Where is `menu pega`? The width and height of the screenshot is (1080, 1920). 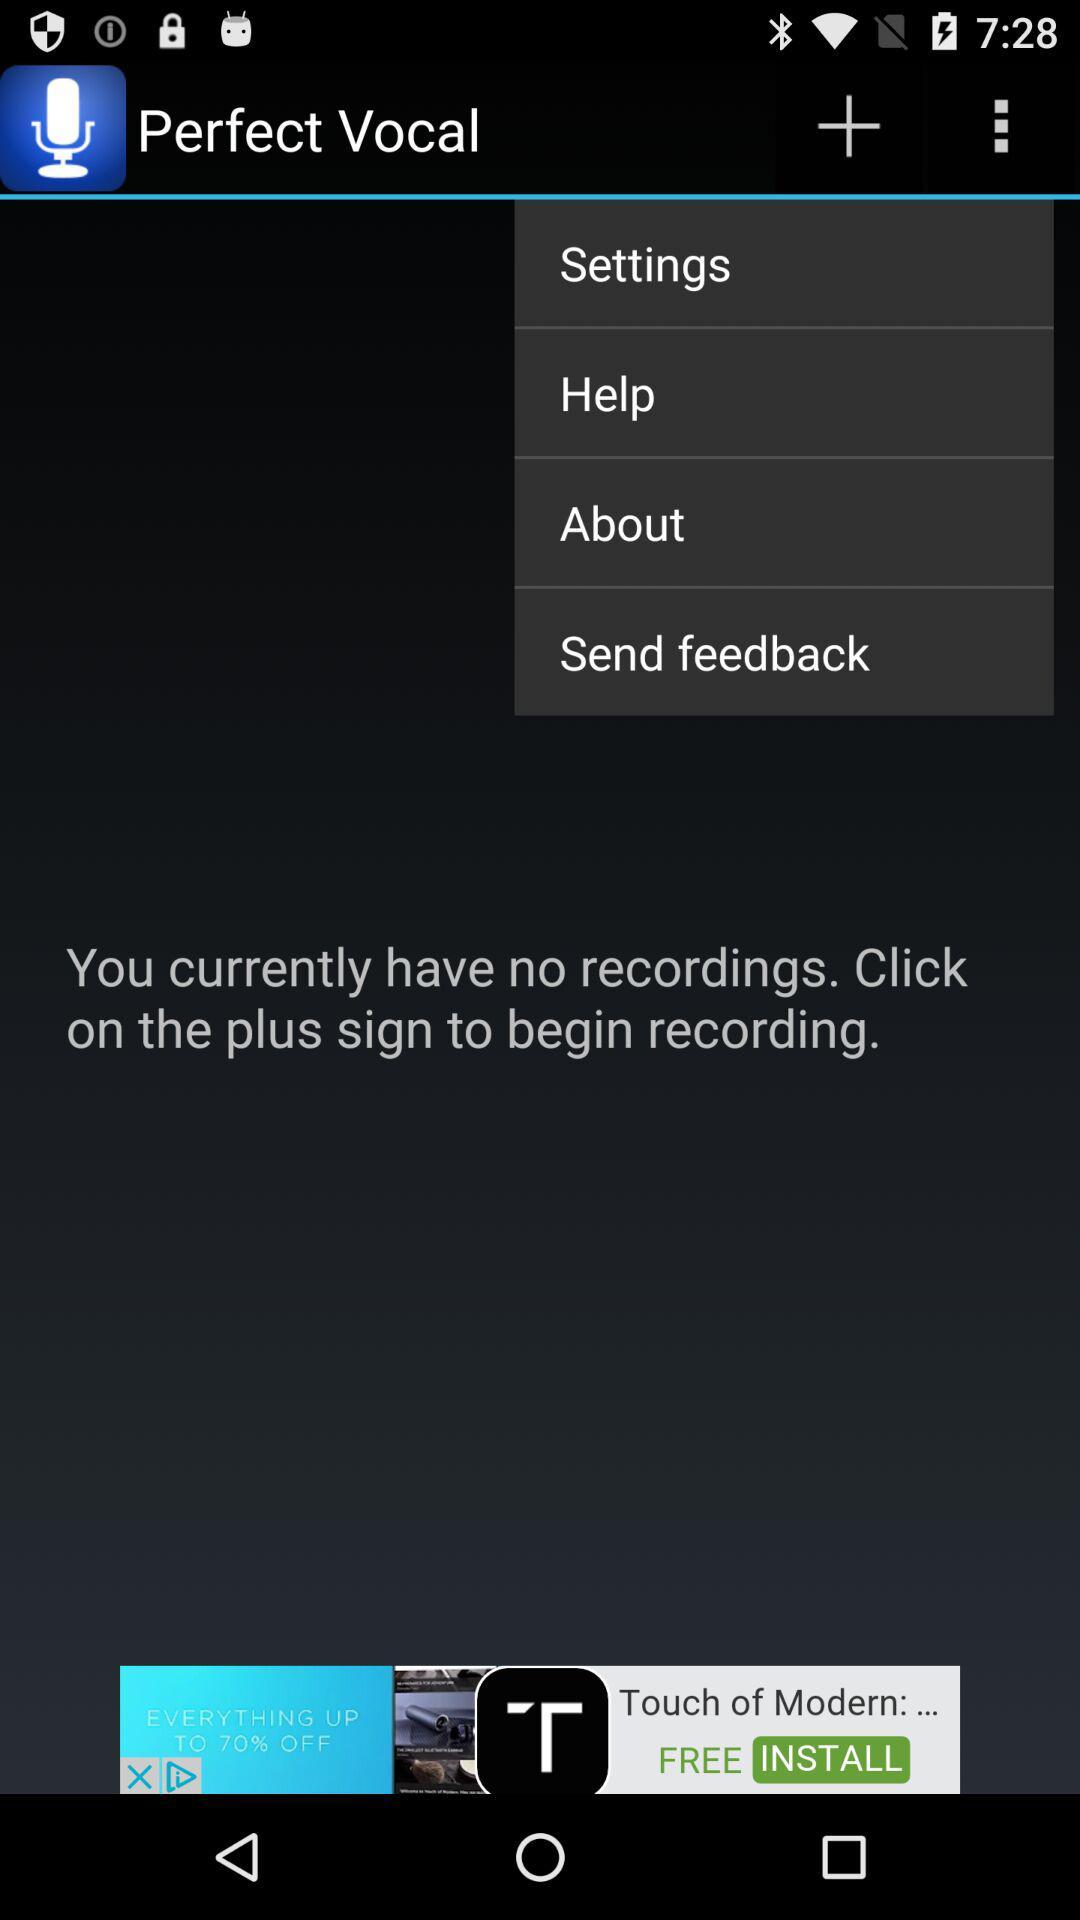 menu pega is located at coordinates (848, 127).